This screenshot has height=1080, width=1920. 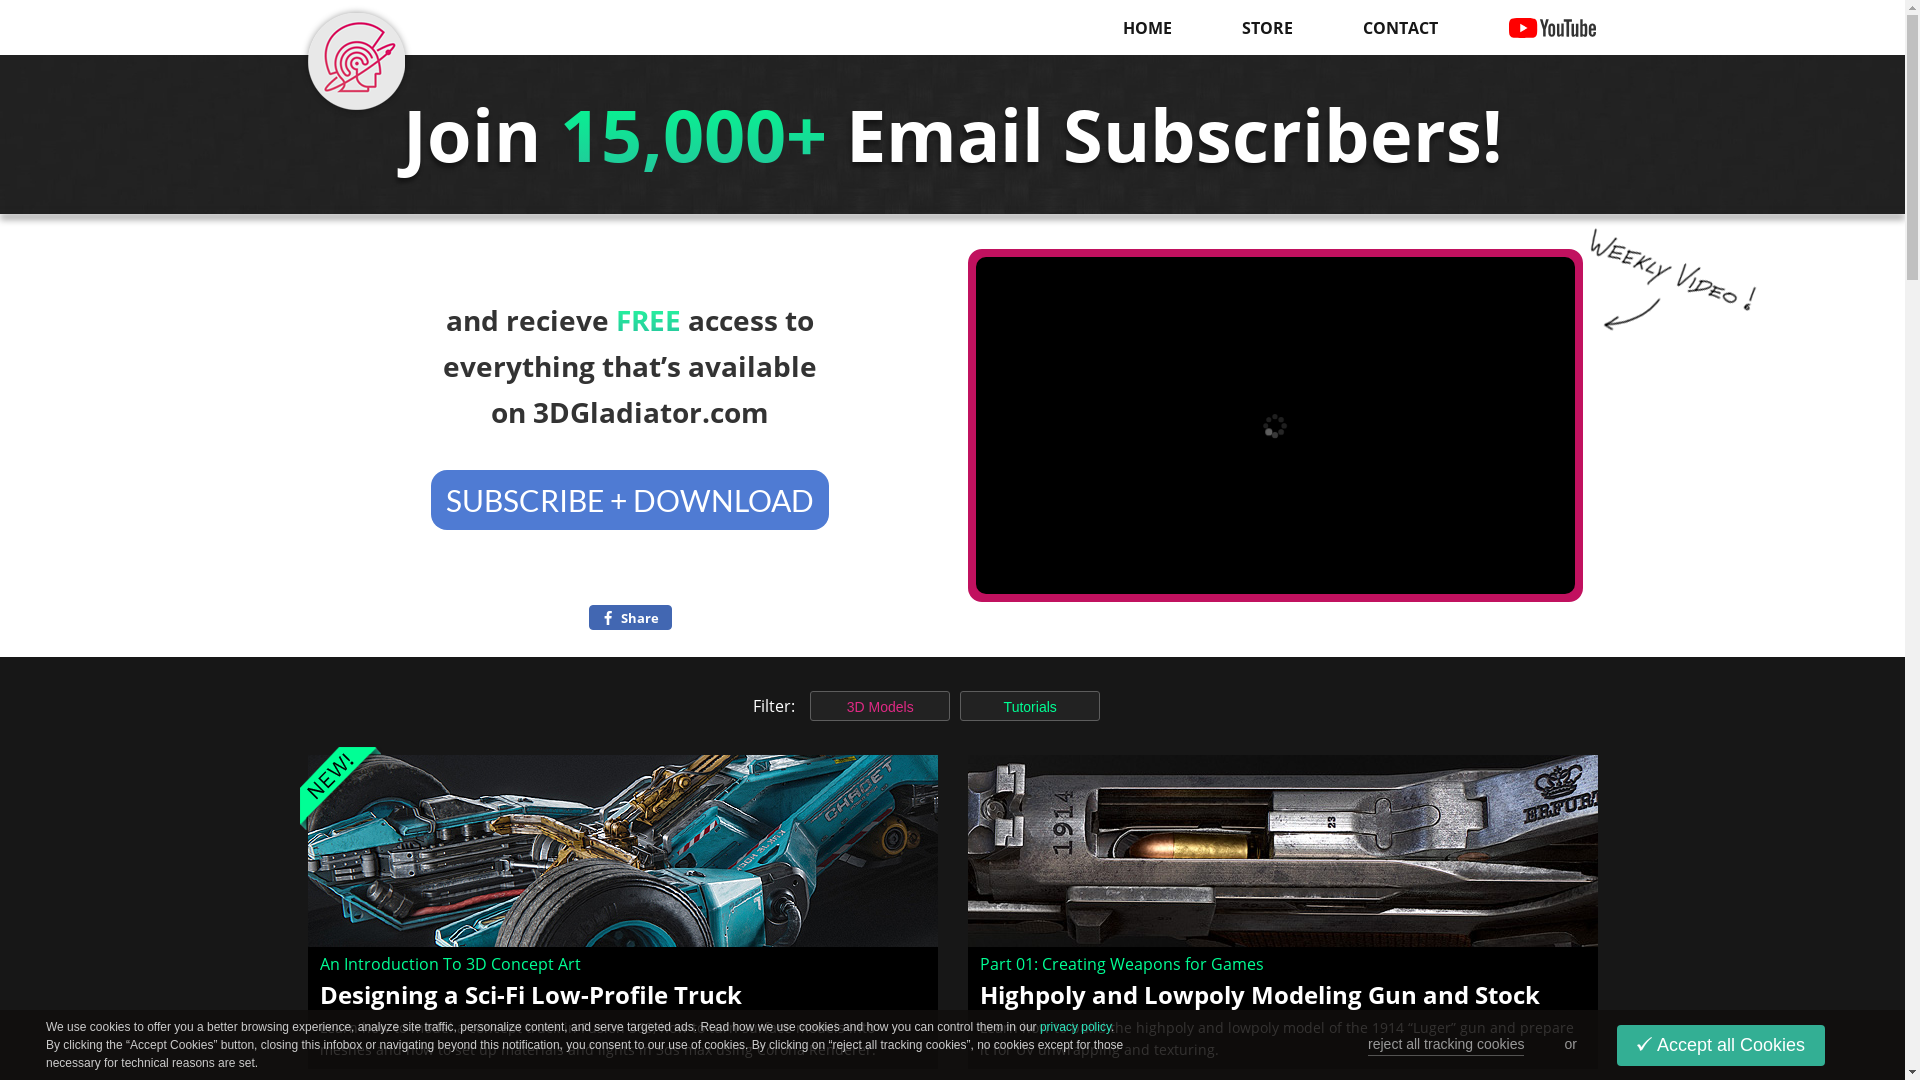 What do you see at coordinates (628, 616) in the screenshot?
I see `'Share '` at bounding box center [628, 616].